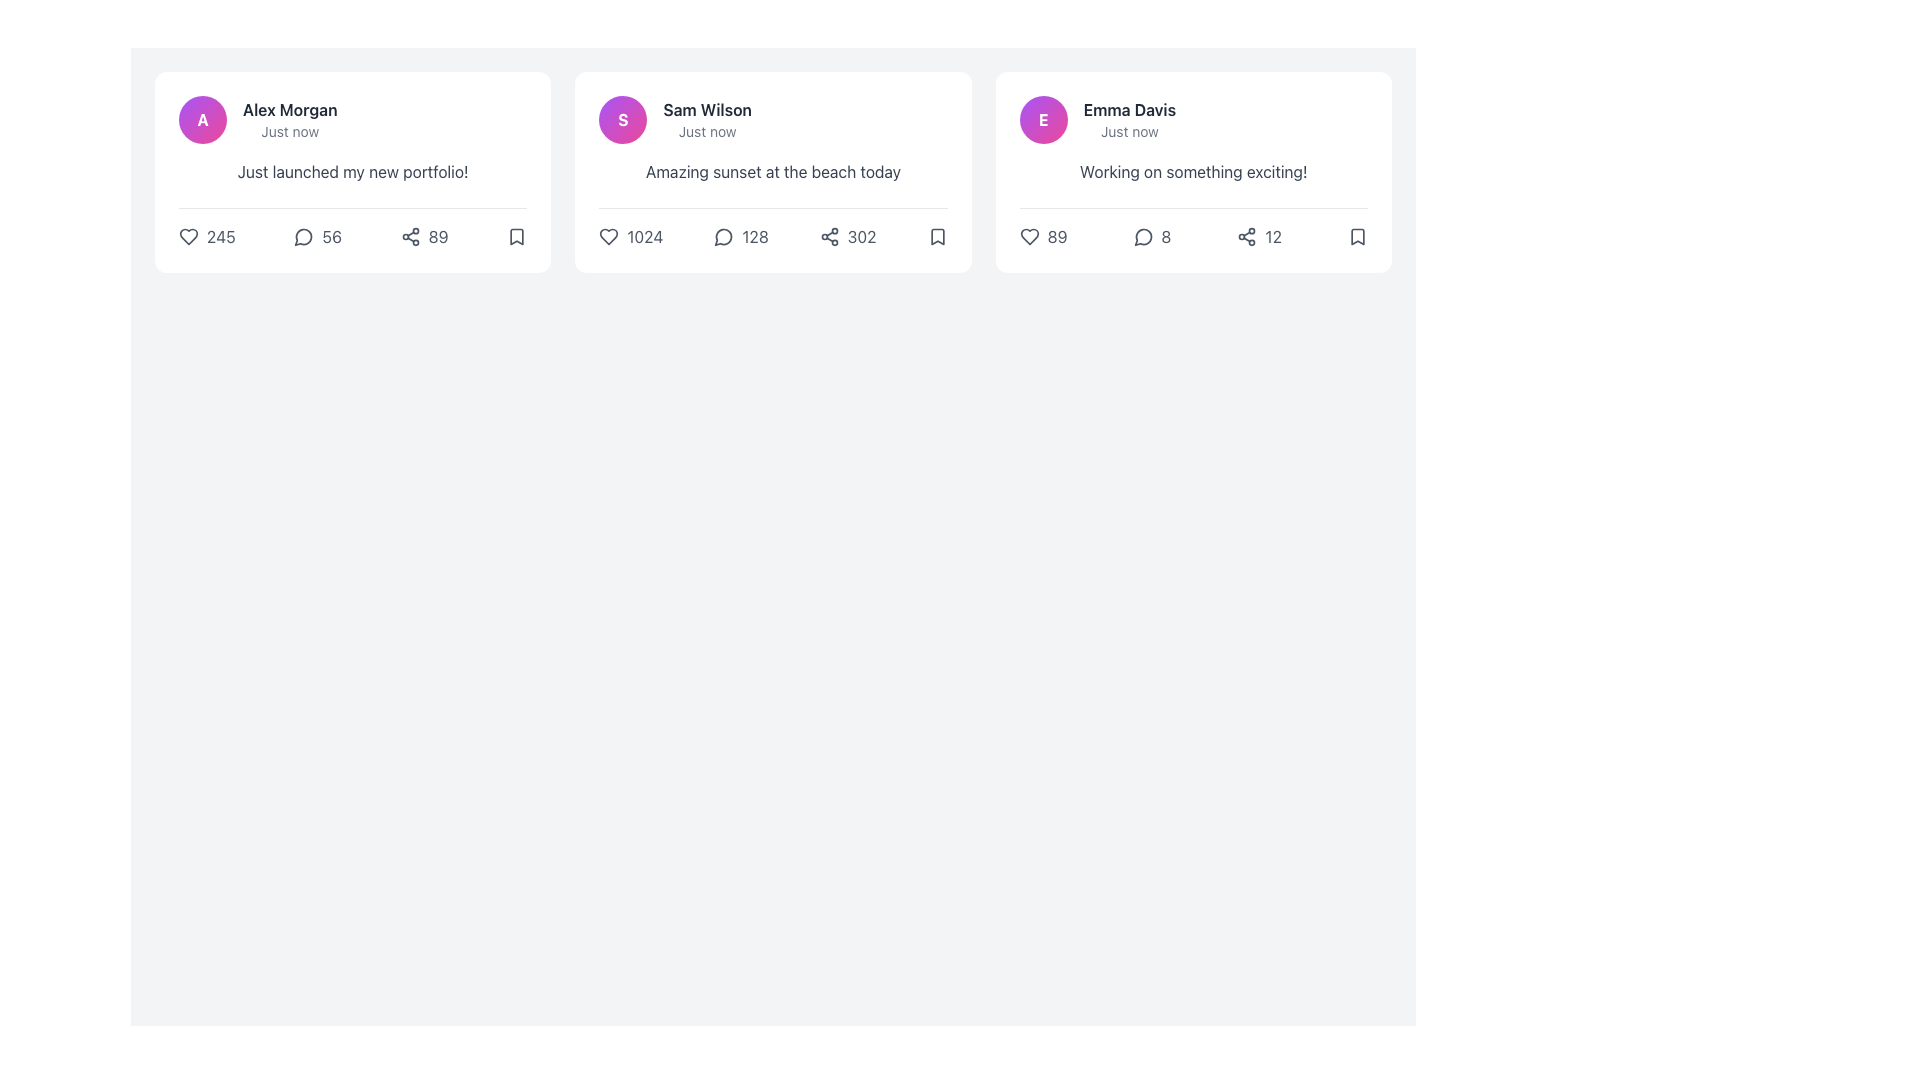 The height and width of the screenshot is (1080, 1920). What do you see at coordinates (409, 235) in the screenshot?
I see `the share icon button located in the lower-right corner of the post card, which is the third clickable element in the row of interactive icons beneath the post content, to trigger a tooltip or feedback` at bounding box center [409, 235].